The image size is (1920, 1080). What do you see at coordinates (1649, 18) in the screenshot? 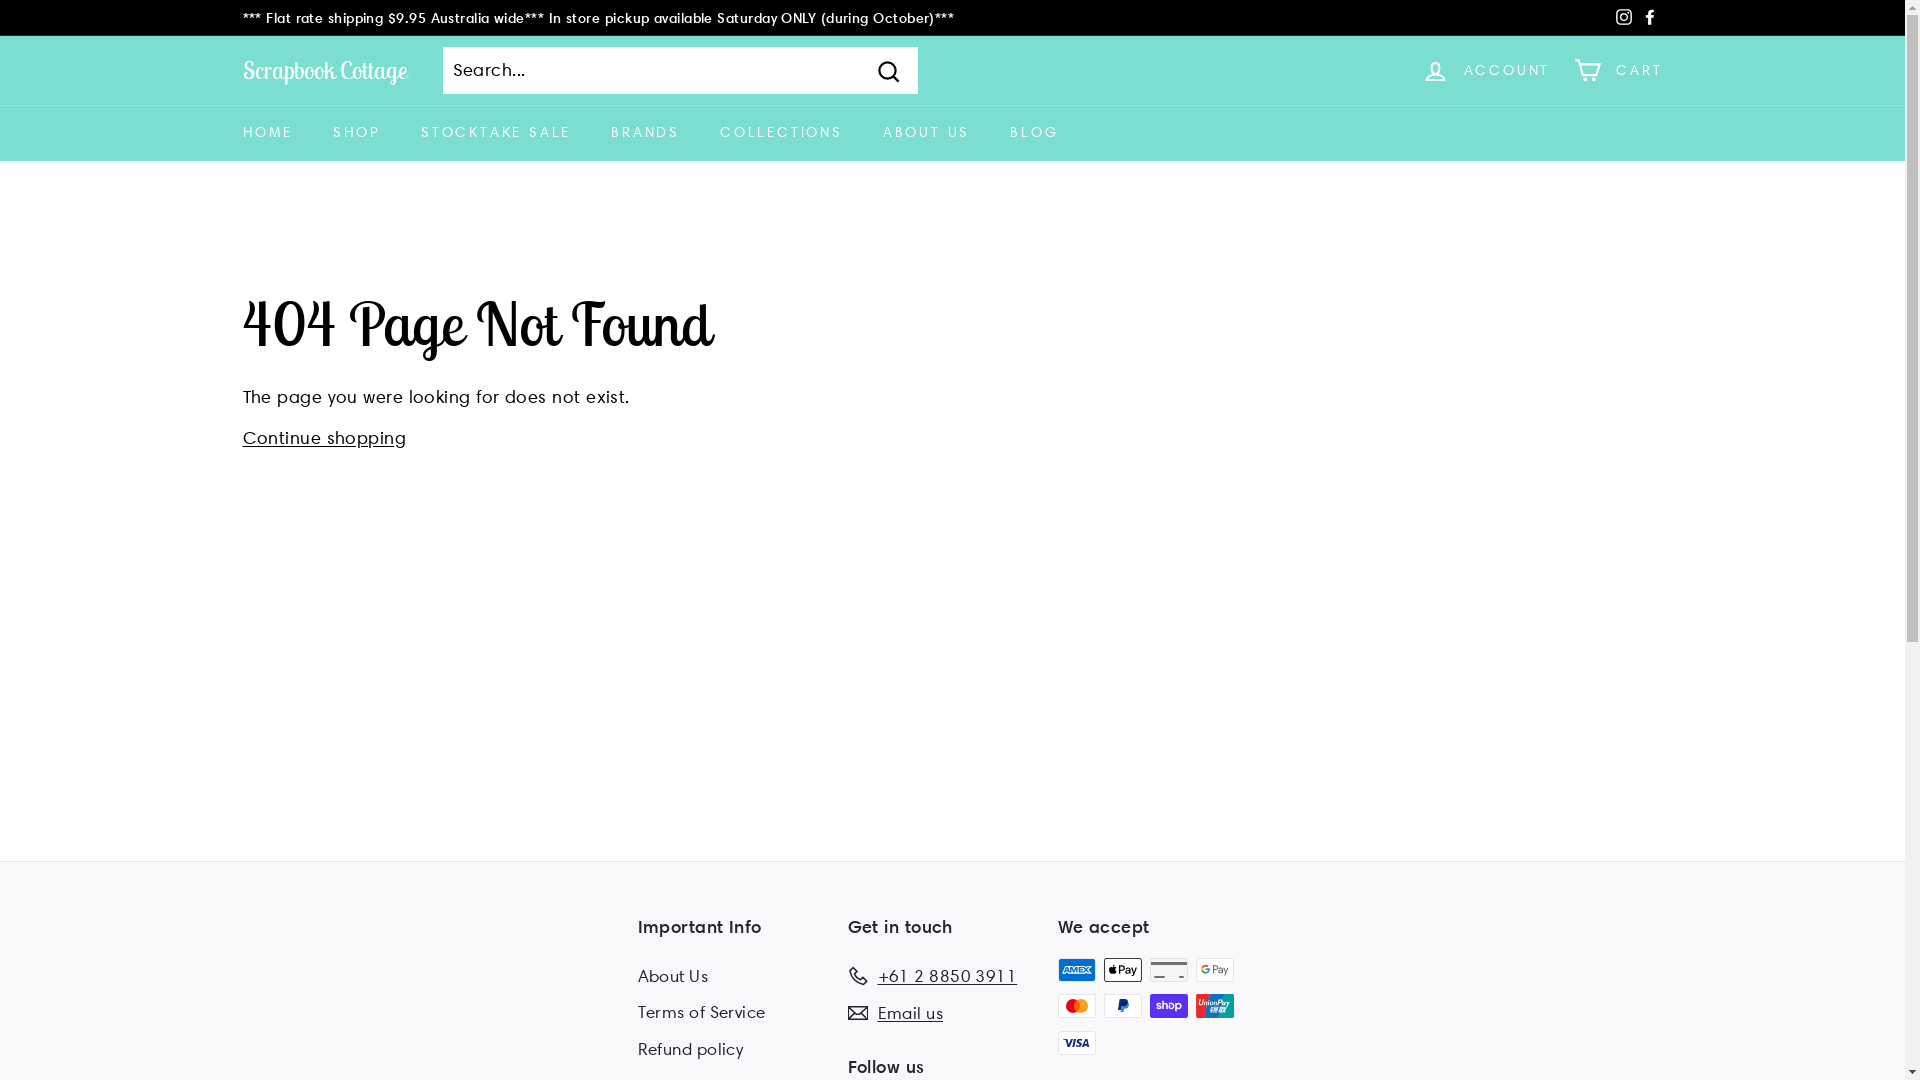
I see `'Facebook'` at bounding box center [1649, 18].